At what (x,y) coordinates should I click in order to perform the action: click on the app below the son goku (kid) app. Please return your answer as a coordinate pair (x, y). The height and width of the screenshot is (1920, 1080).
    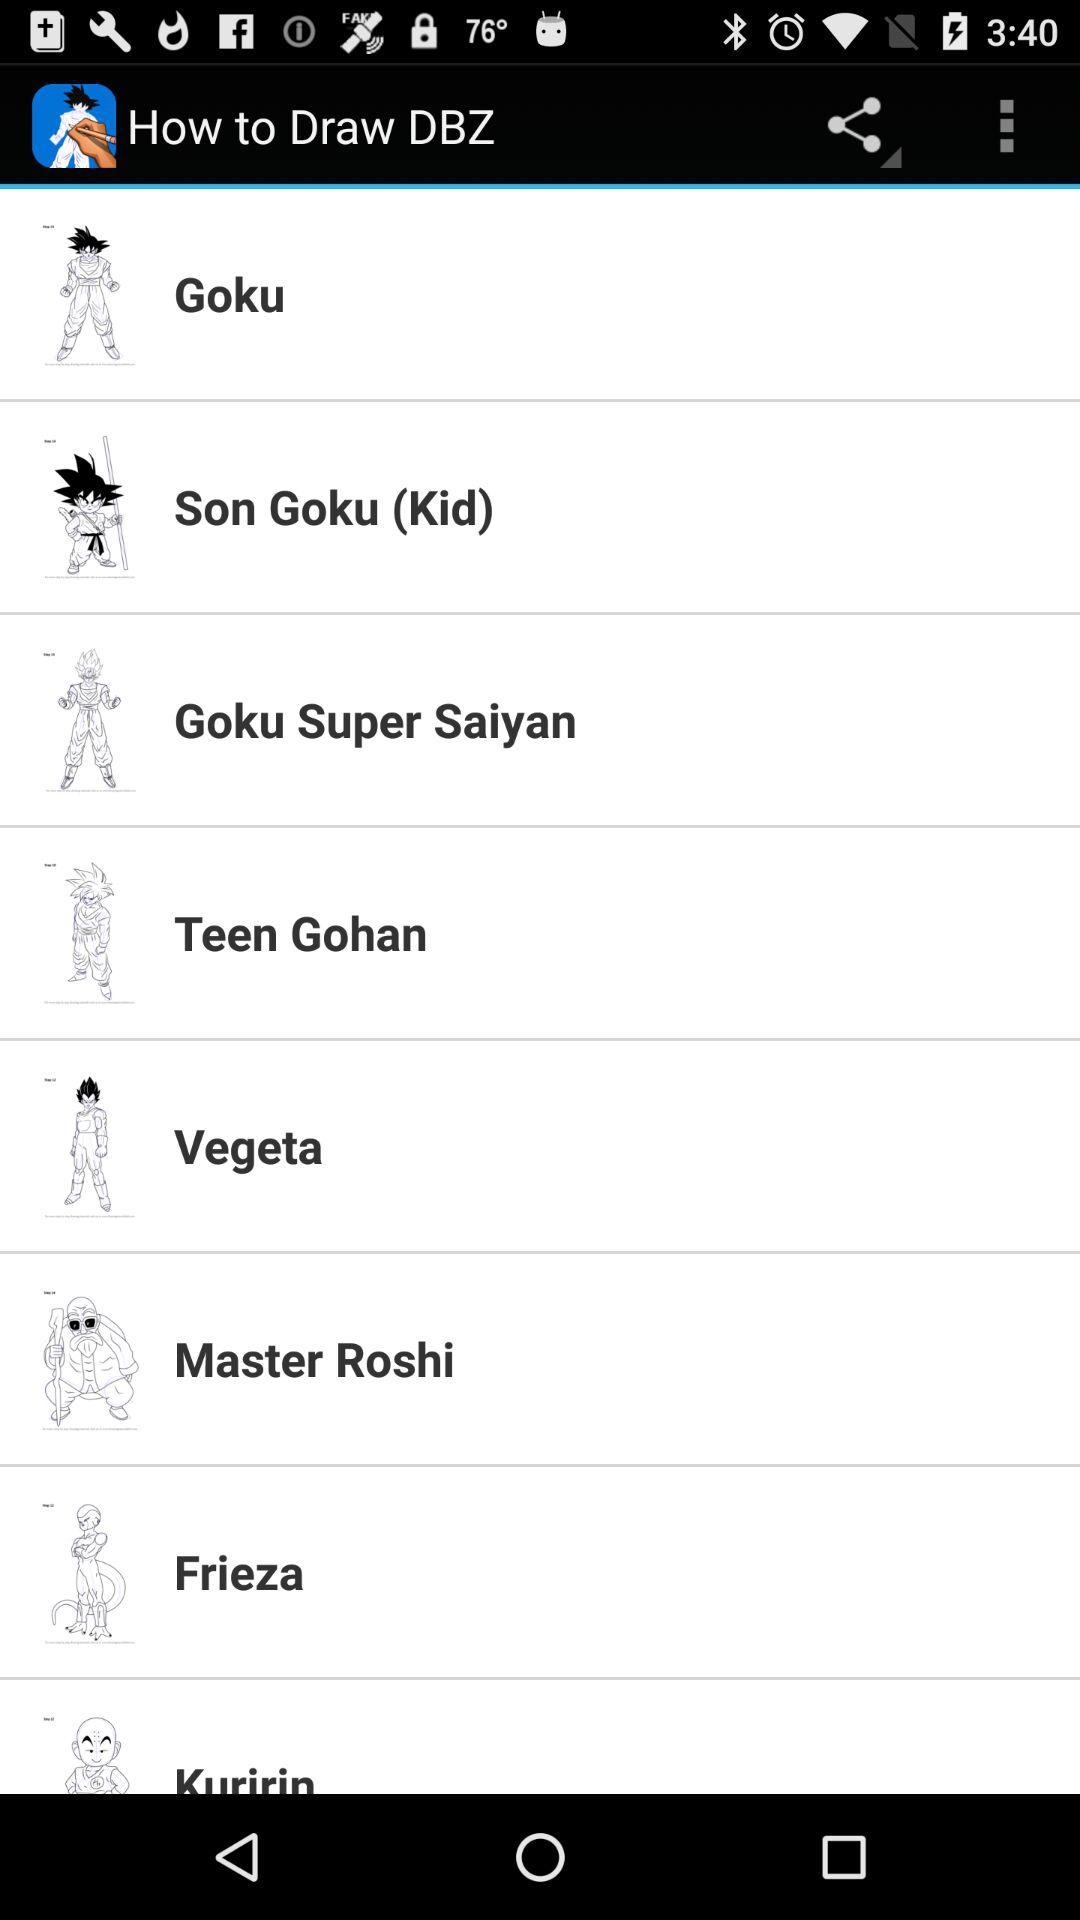
    Looking at the image, I should click on (613, 719).